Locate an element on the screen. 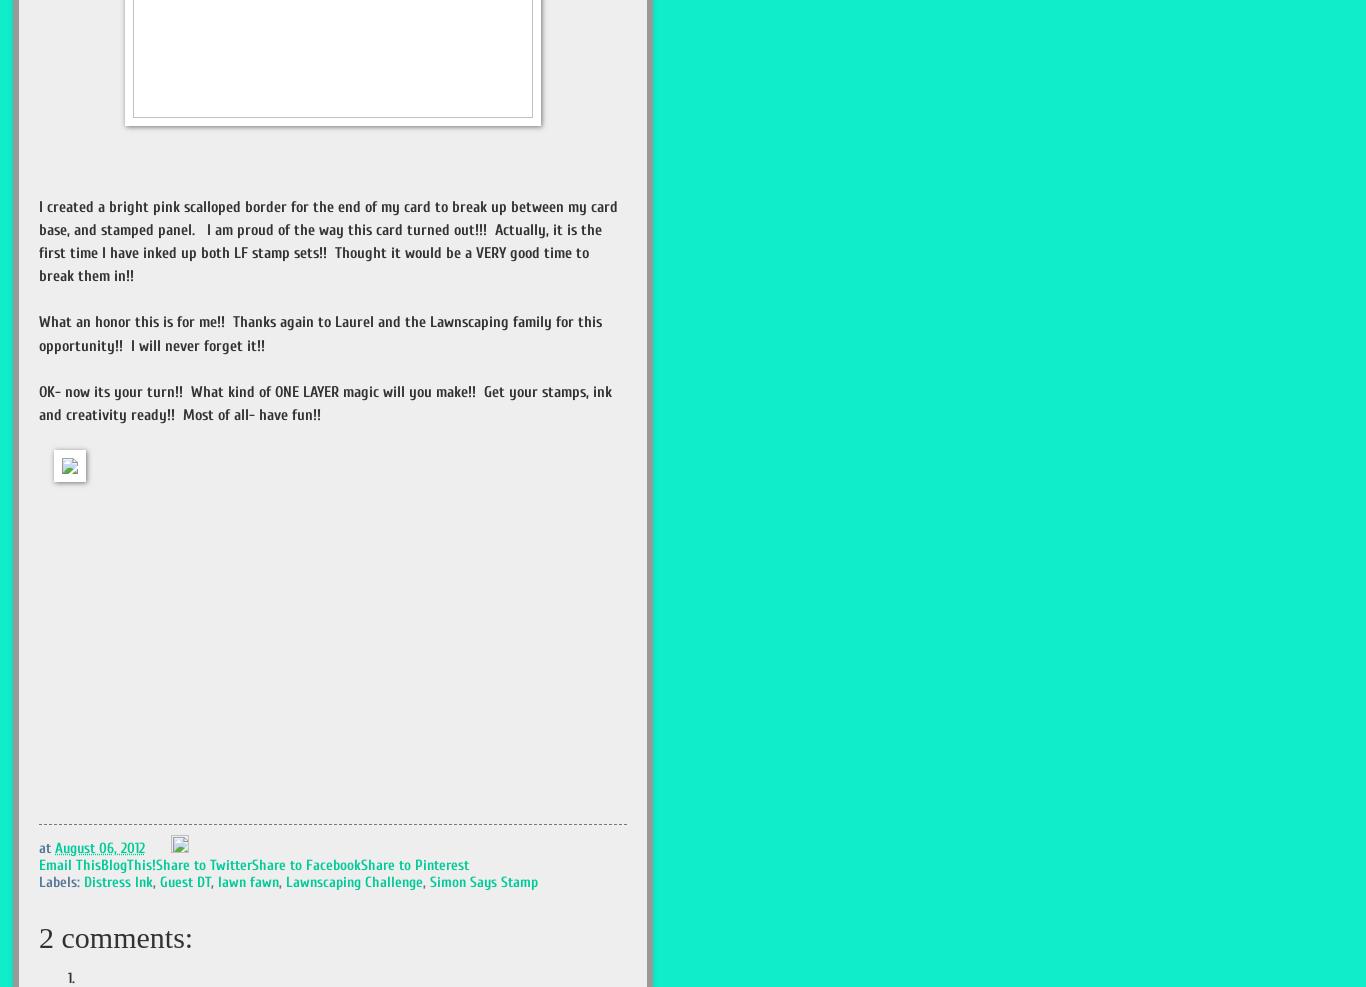 The width and height of the screenshot is (1366, 987). 'OK- now its your turn!!  What kind of ONE LAYER magic will you make!!  Get your stamps, ink and creativity ready!!  Most of all- have fun!!' is located at coordinates (39, 402).